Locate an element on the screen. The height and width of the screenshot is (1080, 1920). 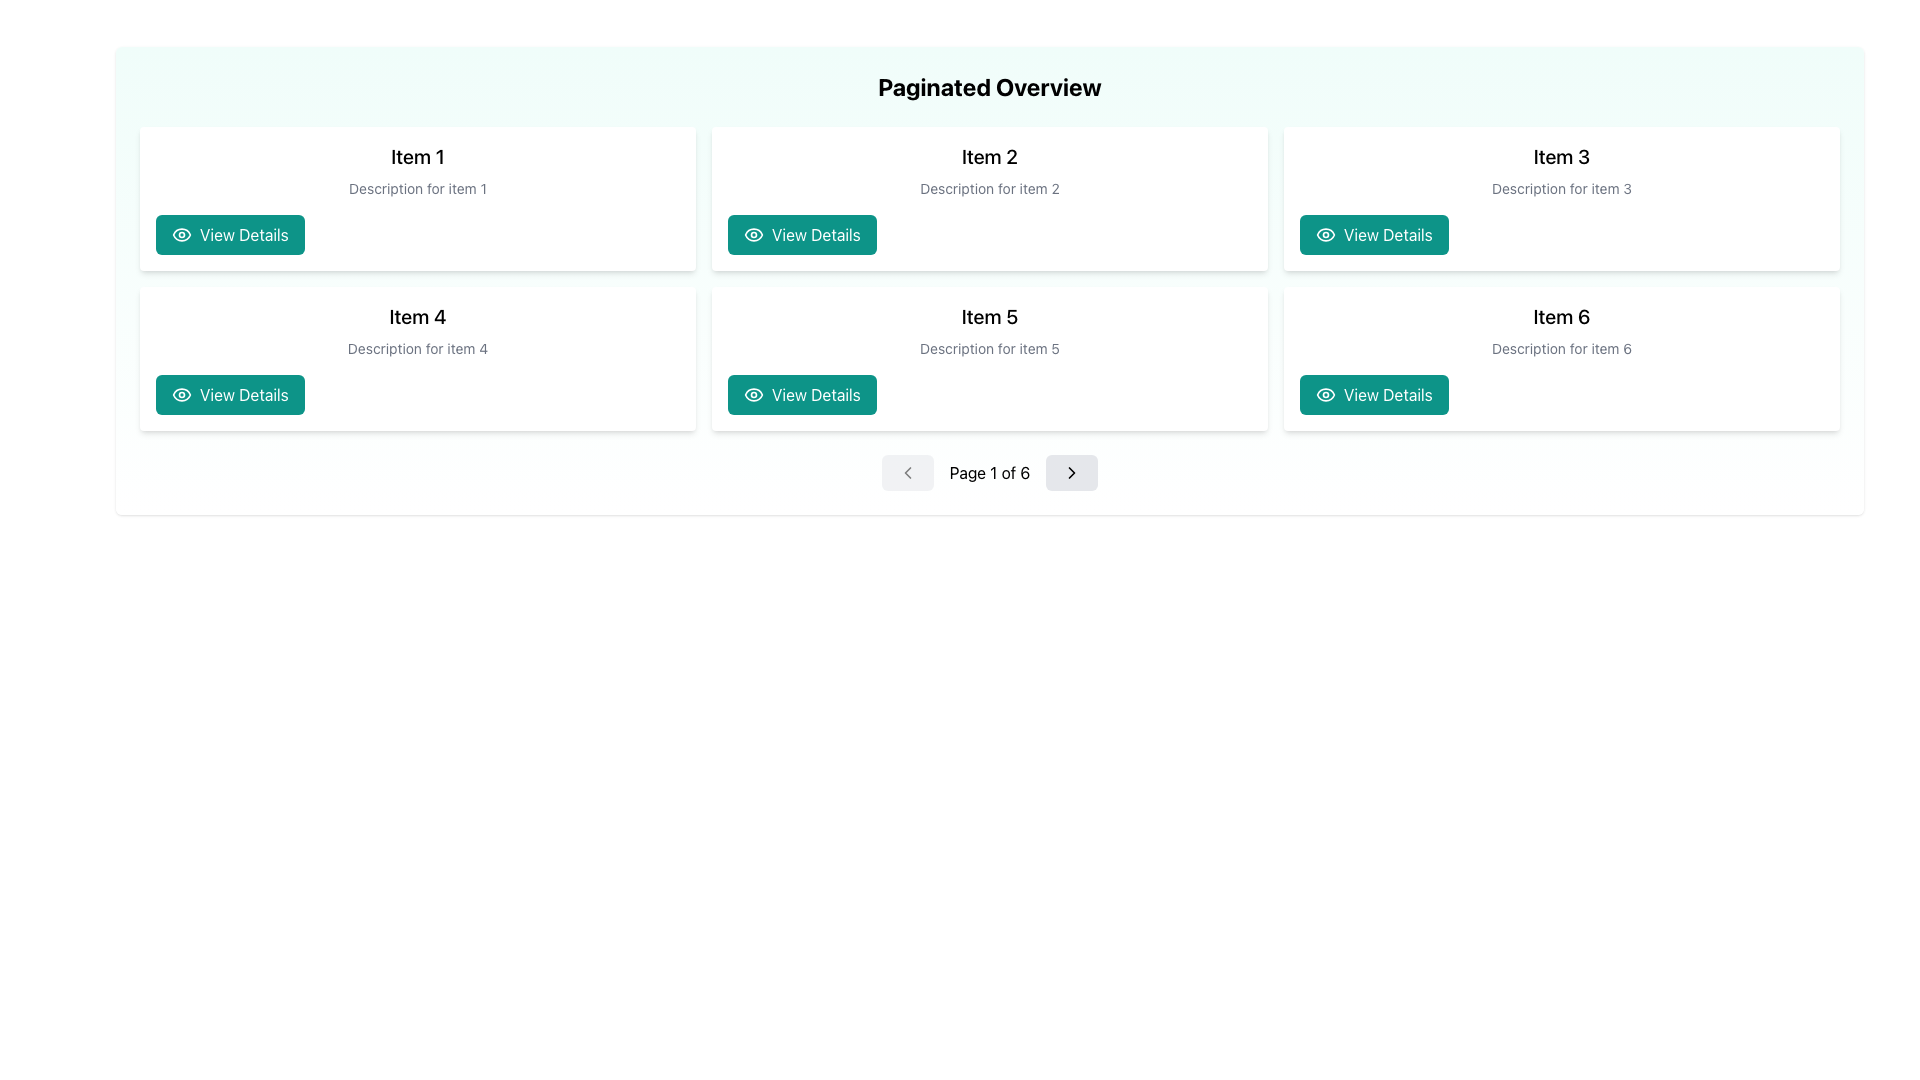
the centered text display that shows 'Page 1 of 6' in bold typography within the pagination control, located between the left and right navigation buttons is located at coordinates (989, 473).